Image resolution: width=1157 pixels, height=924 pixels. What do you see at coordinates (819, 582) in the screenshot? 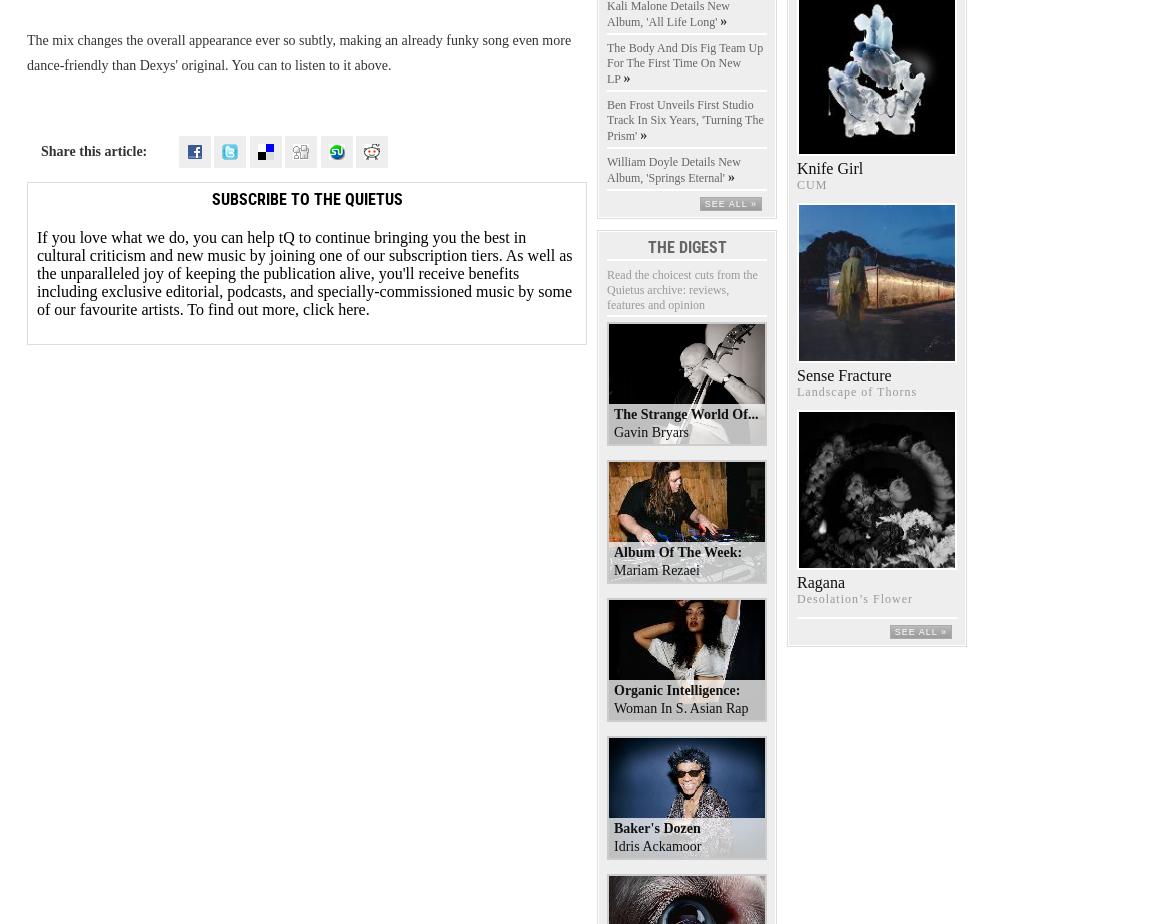
I see `'Ragana'` at bounding box center [819, 582].